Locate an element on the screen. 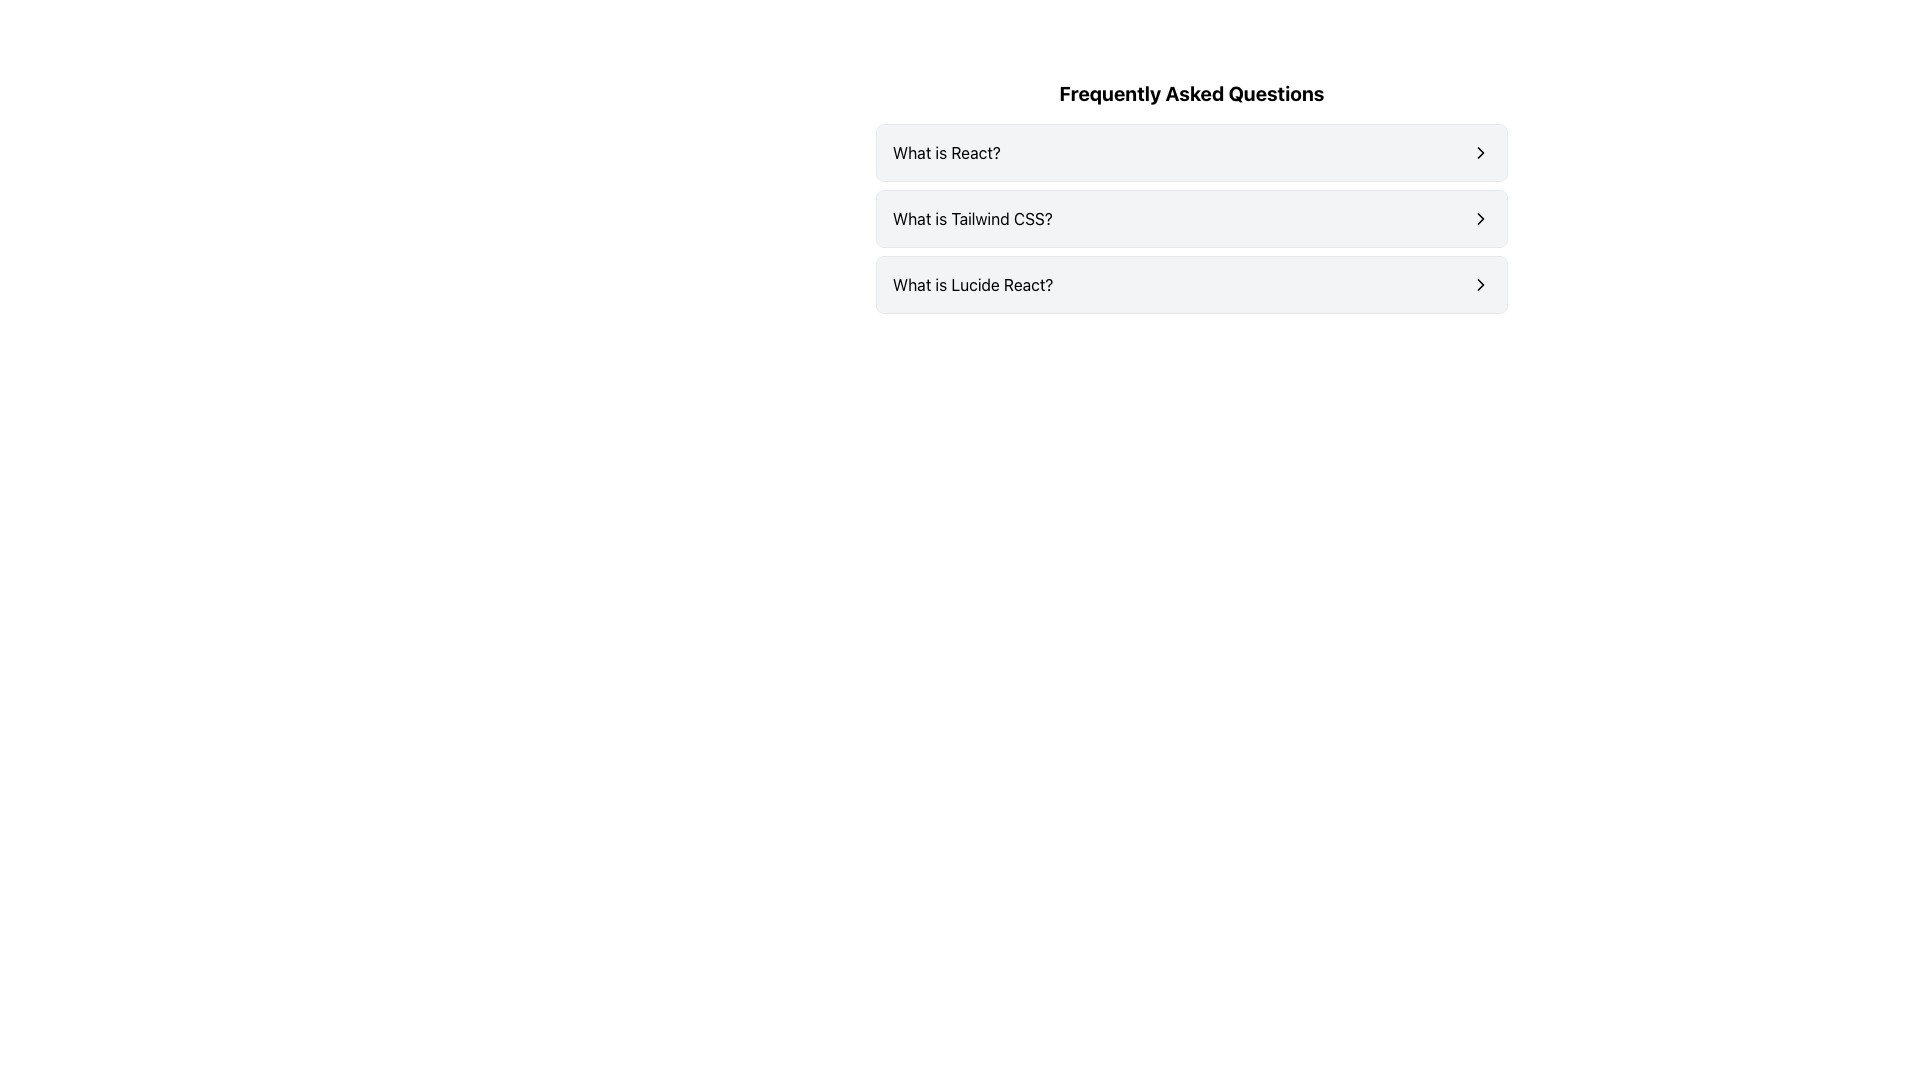 Image resolution: width=1920 pixels, height=1080 pixels. the FAQ entry button located at the top of the vertically stacked list, which is positioned above the entries for 'What is Tailwind CSS?' and 'What is Lucide React?' is located at coordinates (1191, 152).